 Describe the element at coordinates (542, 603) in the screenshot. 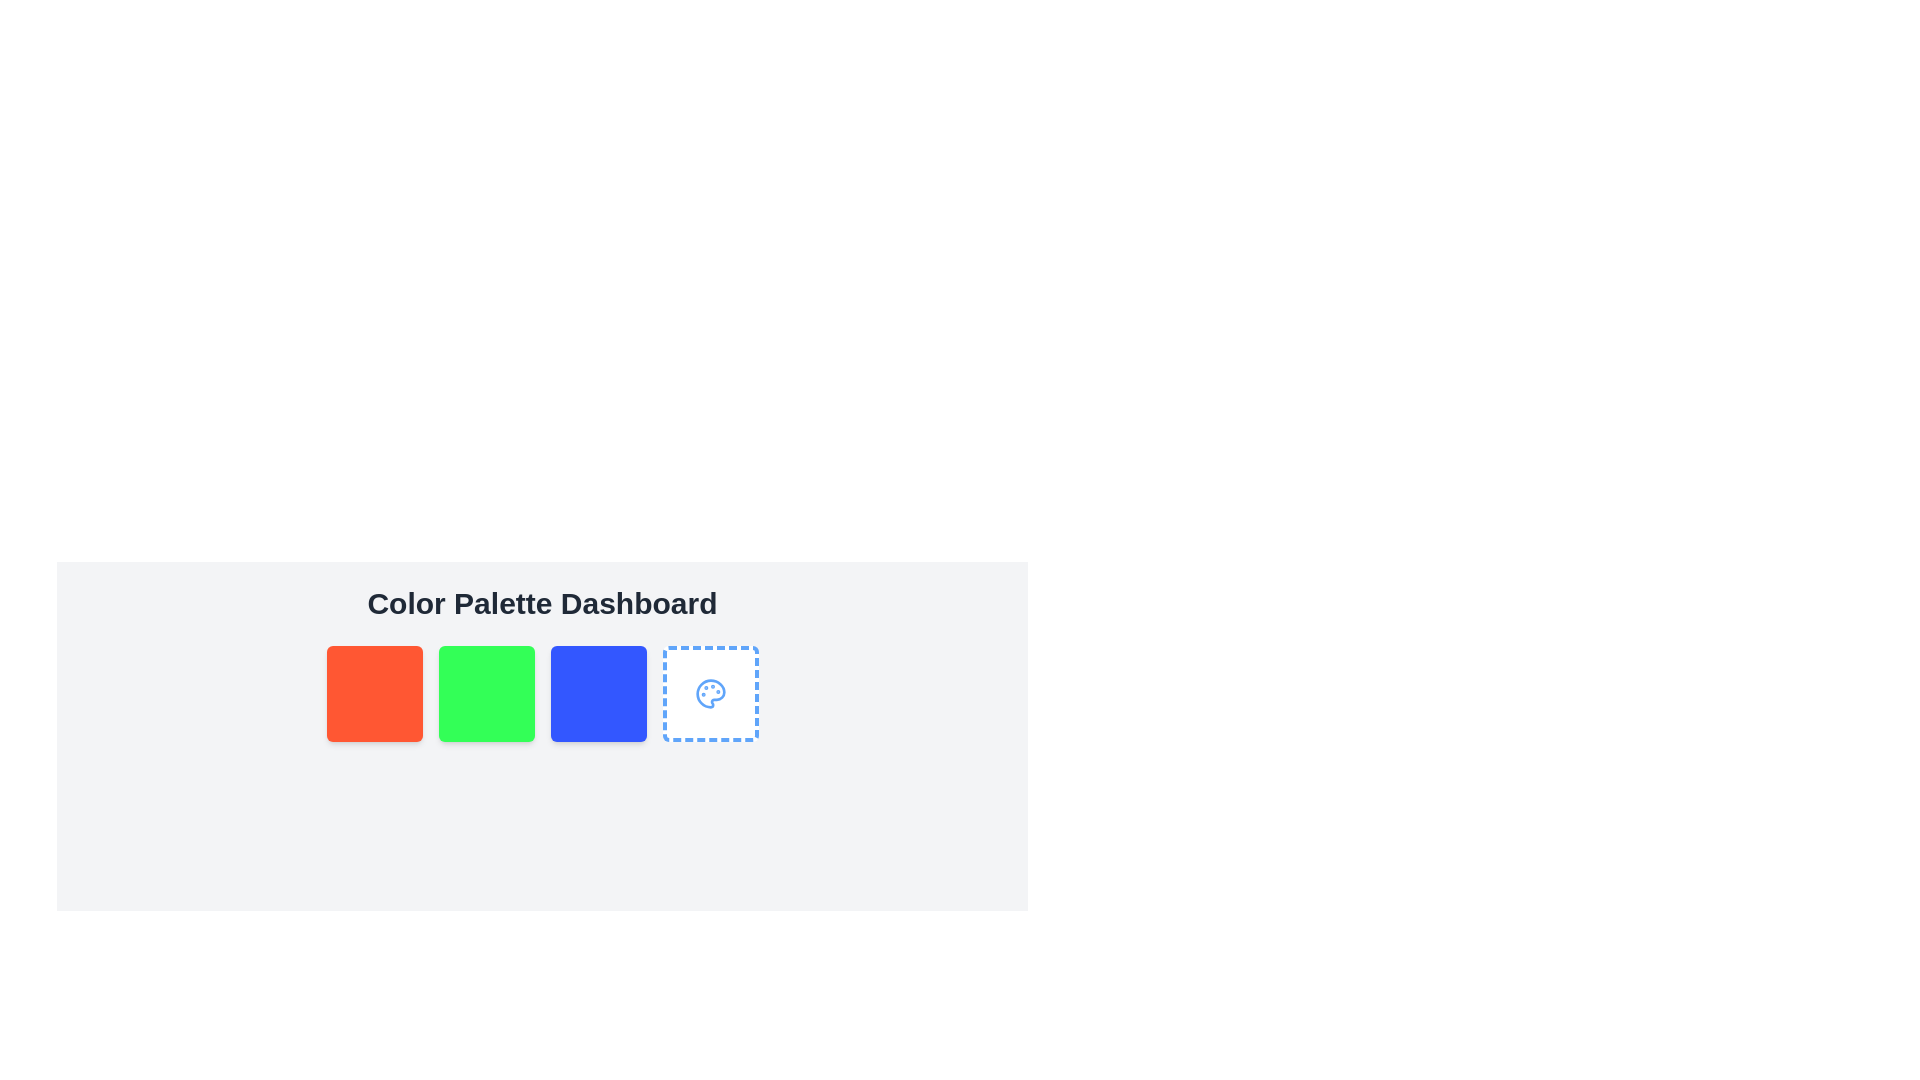

I see `the text label that serves as the title for the color palette interface, located above the row of colored squares` at that location.